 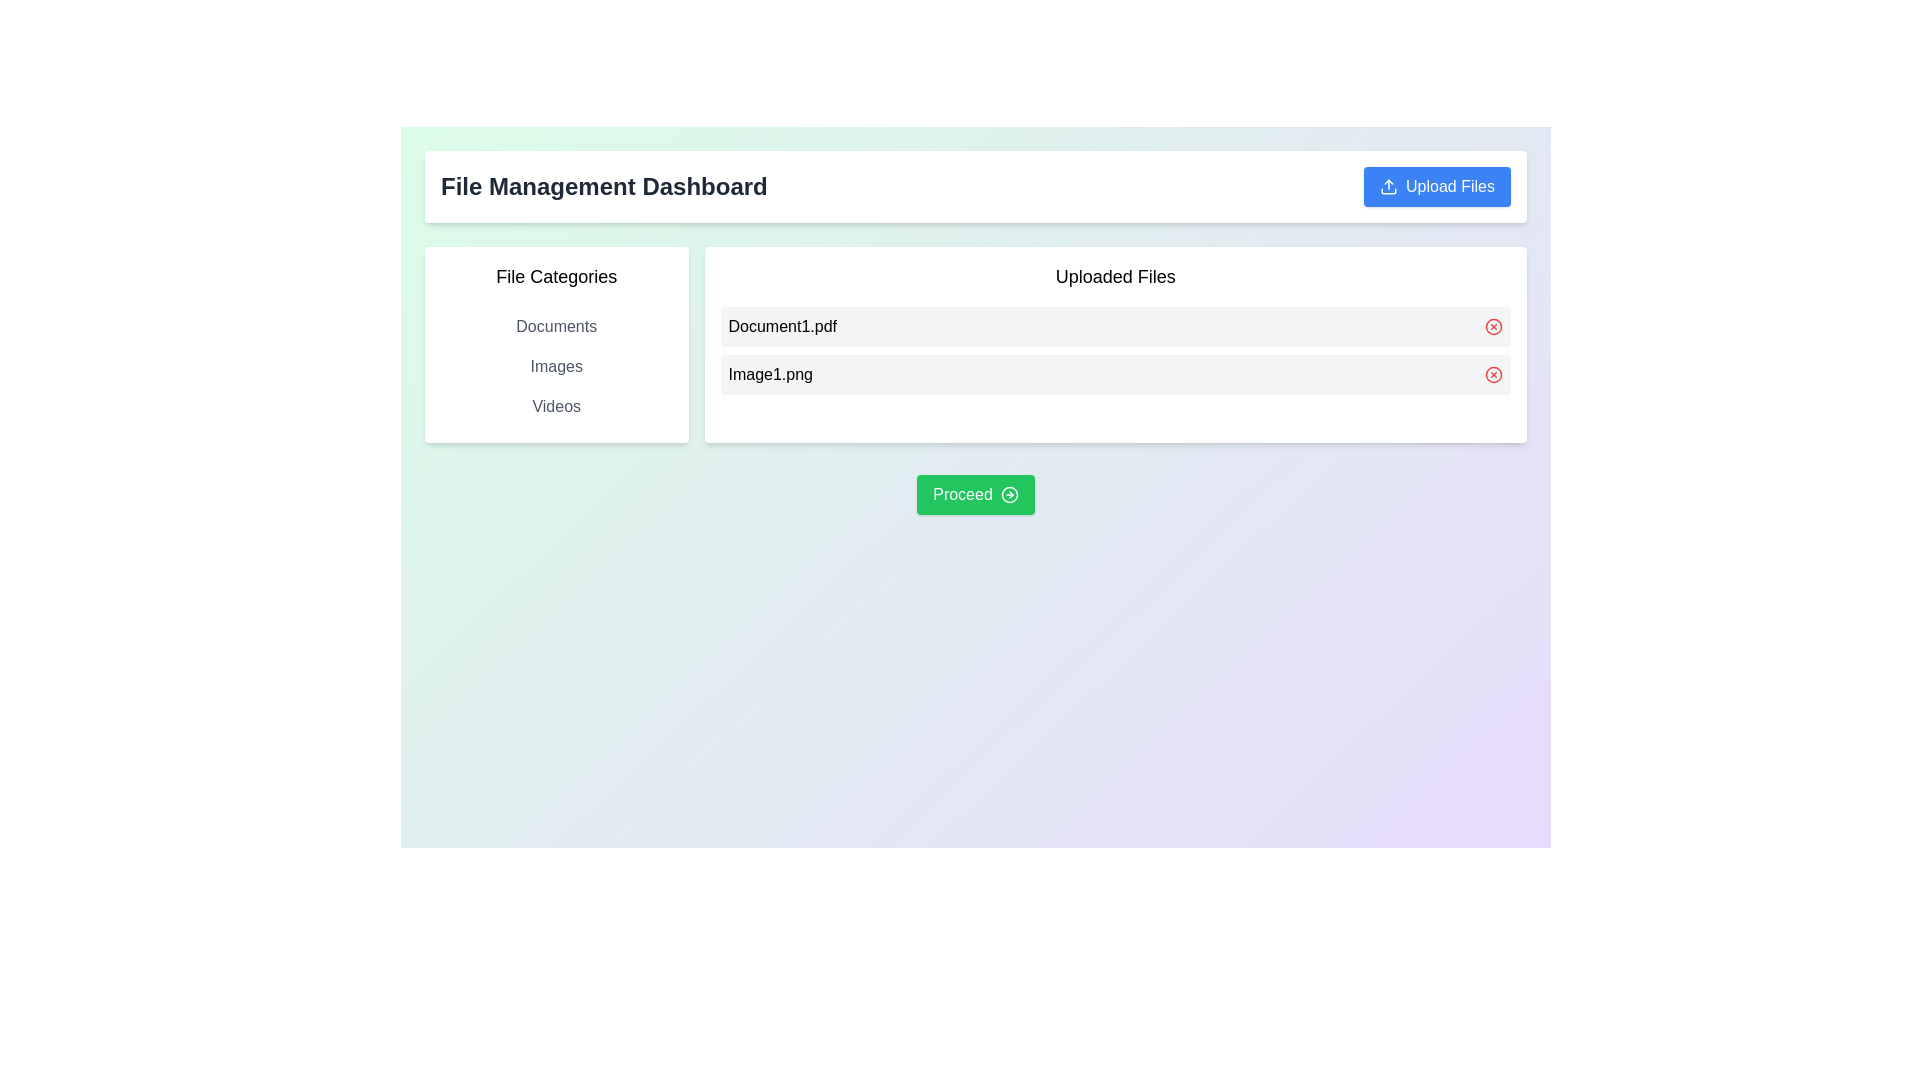 What do you see at coordinates (781, 326) in the screenshot?
I see `displayed text of the Text label showing the name of the uploaded document 'Document1.pdf' in the 'Uploaded Files' section of the file management dashboard` at bounding box center [781, 326].